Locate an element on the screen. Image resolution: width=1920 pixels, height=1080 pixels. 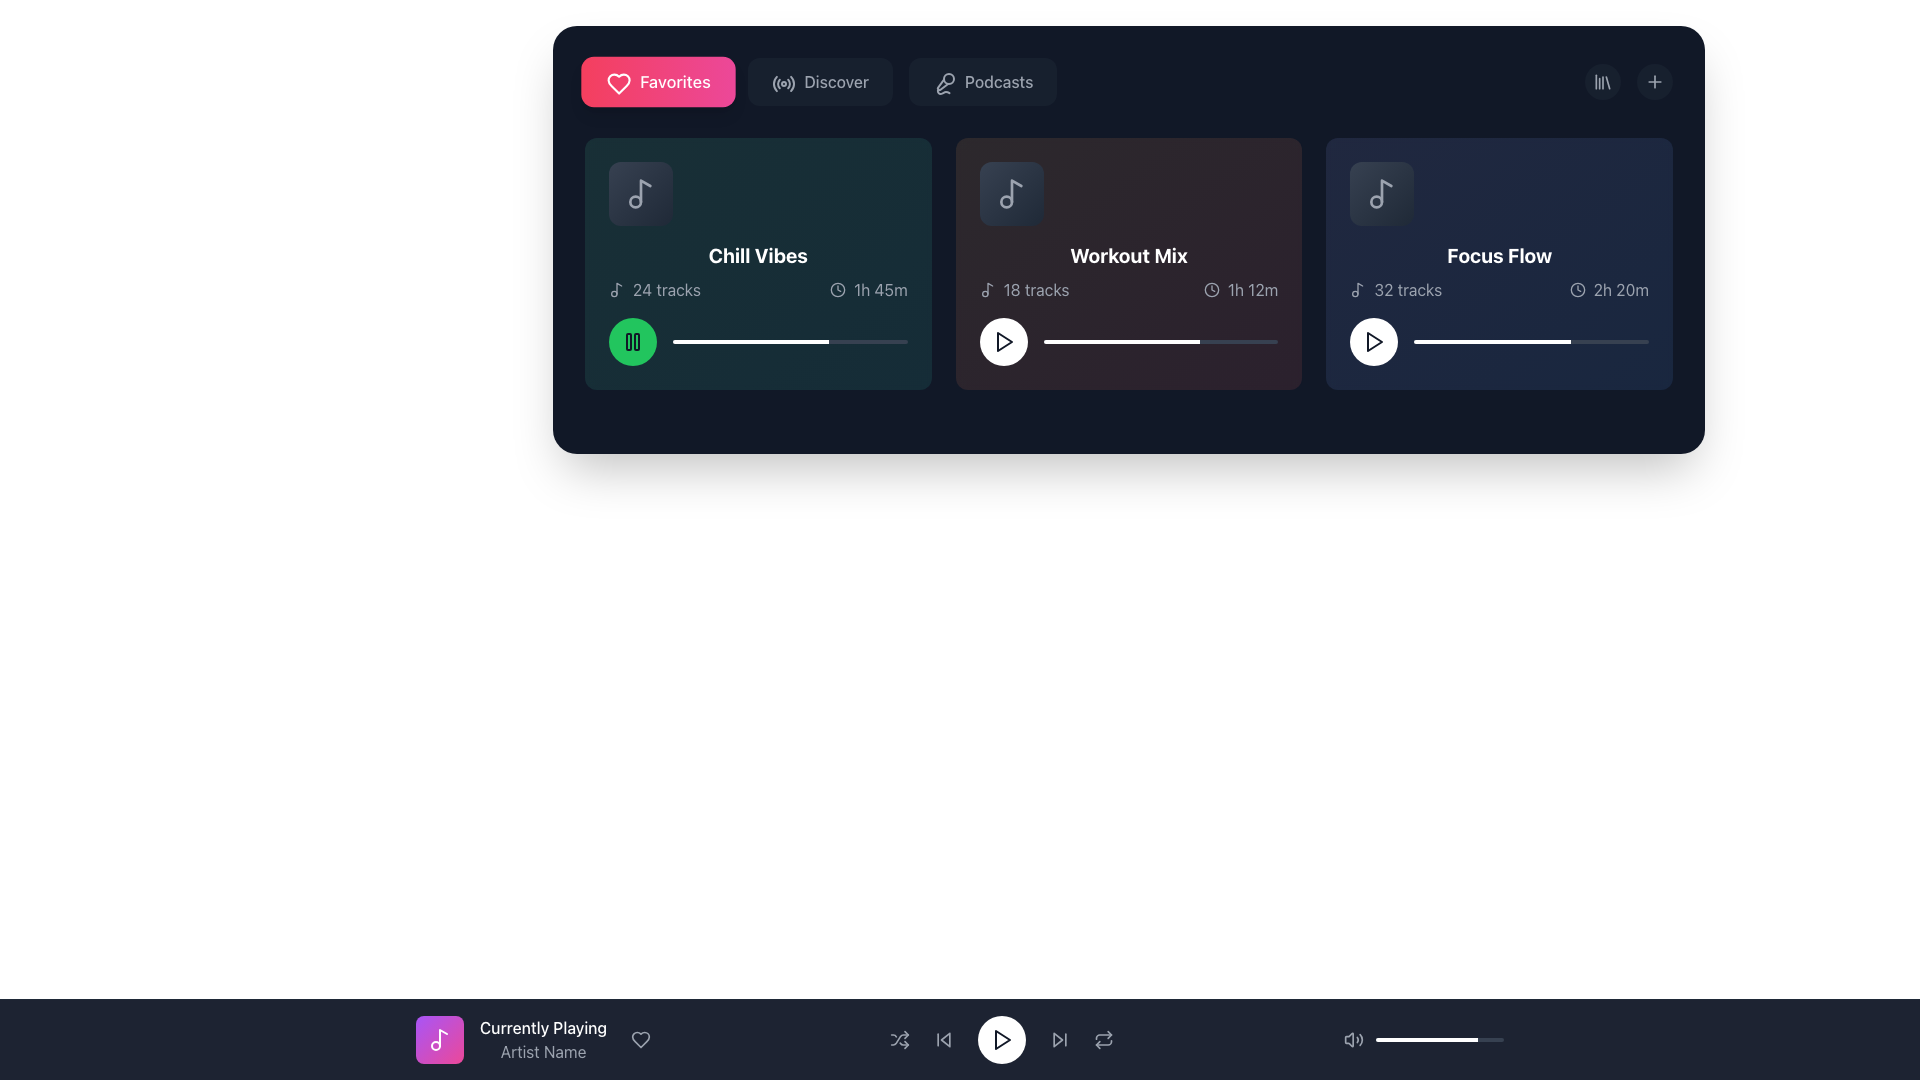
the music track icon located at the leftmost side of the 'Currently Playing' section, which visually represents the currently playing track is located at coordinates (439, 1039).